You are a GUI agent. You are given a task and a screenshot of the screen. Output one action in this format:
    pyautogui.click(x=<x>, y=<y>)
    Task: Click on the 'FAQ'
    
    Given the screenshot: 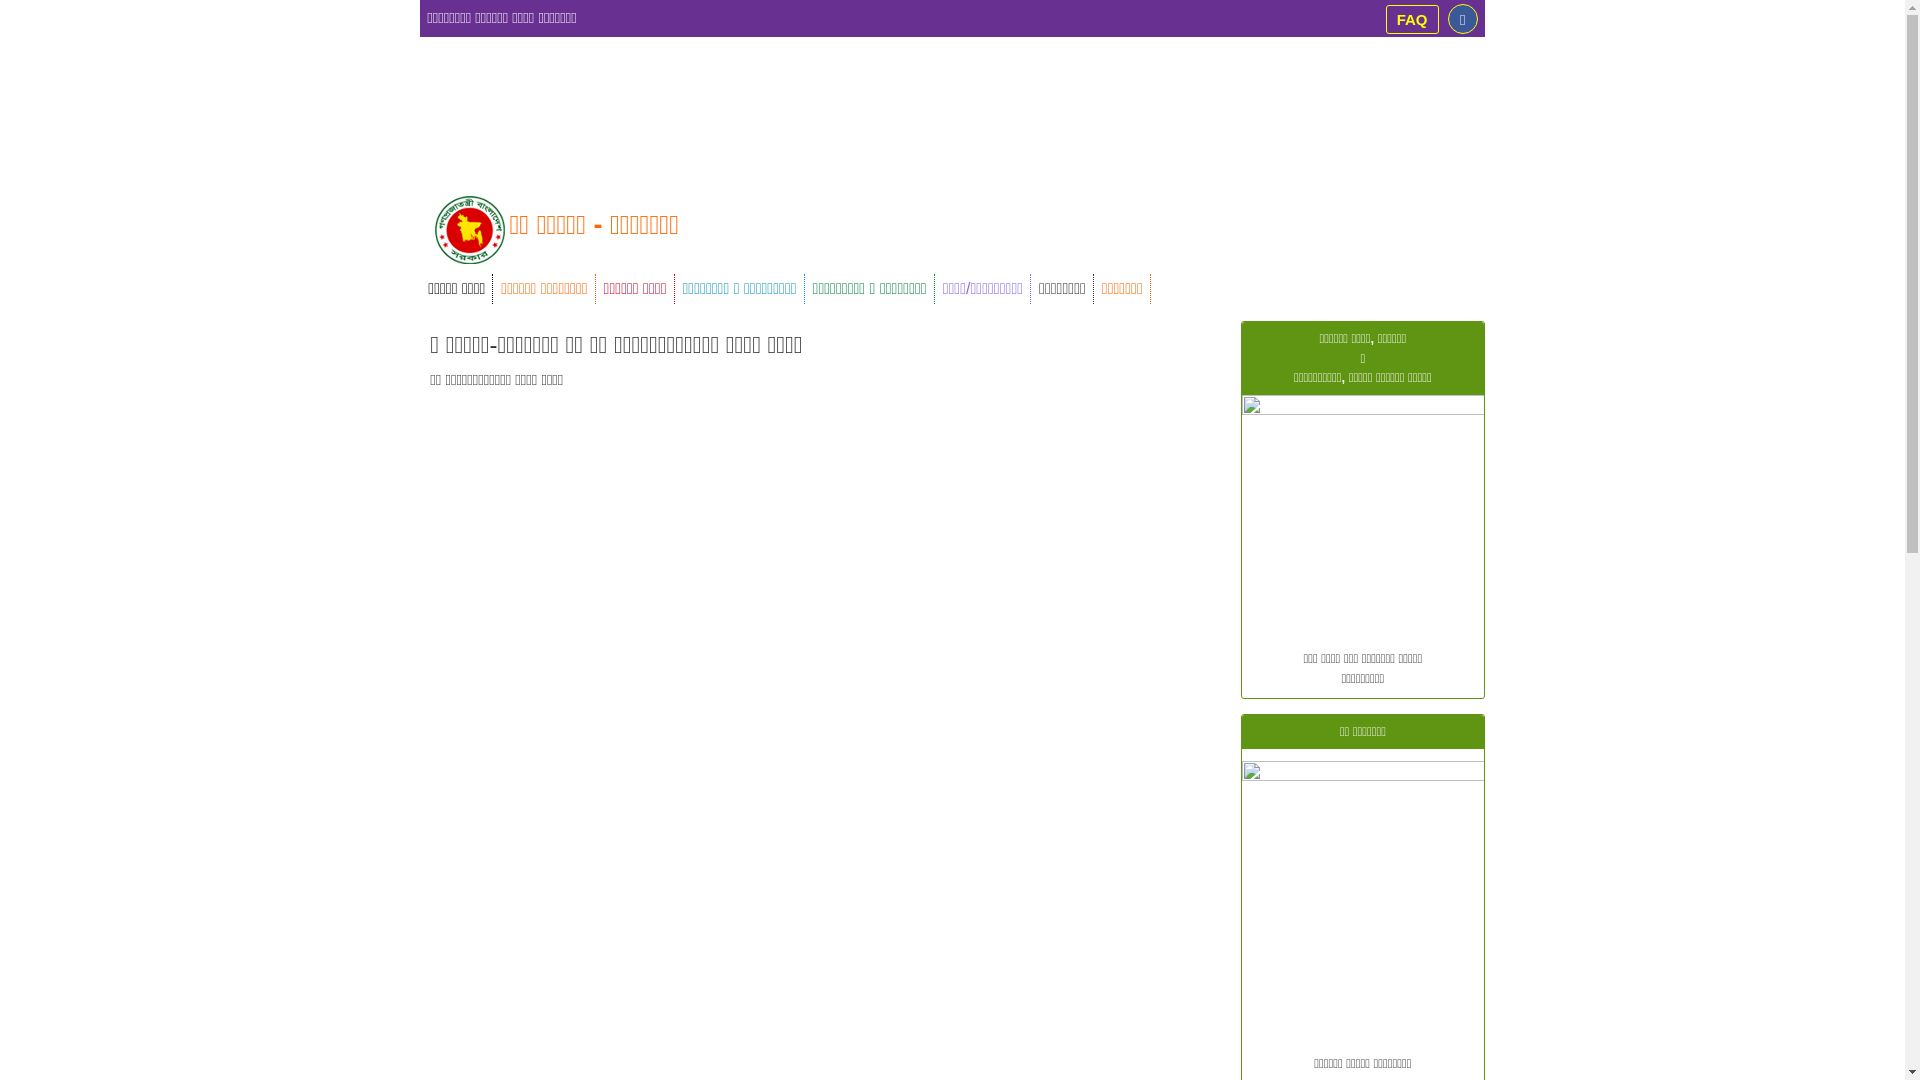 What is the action you would take?
    pyautogui.click(x=1411, y=19)
    